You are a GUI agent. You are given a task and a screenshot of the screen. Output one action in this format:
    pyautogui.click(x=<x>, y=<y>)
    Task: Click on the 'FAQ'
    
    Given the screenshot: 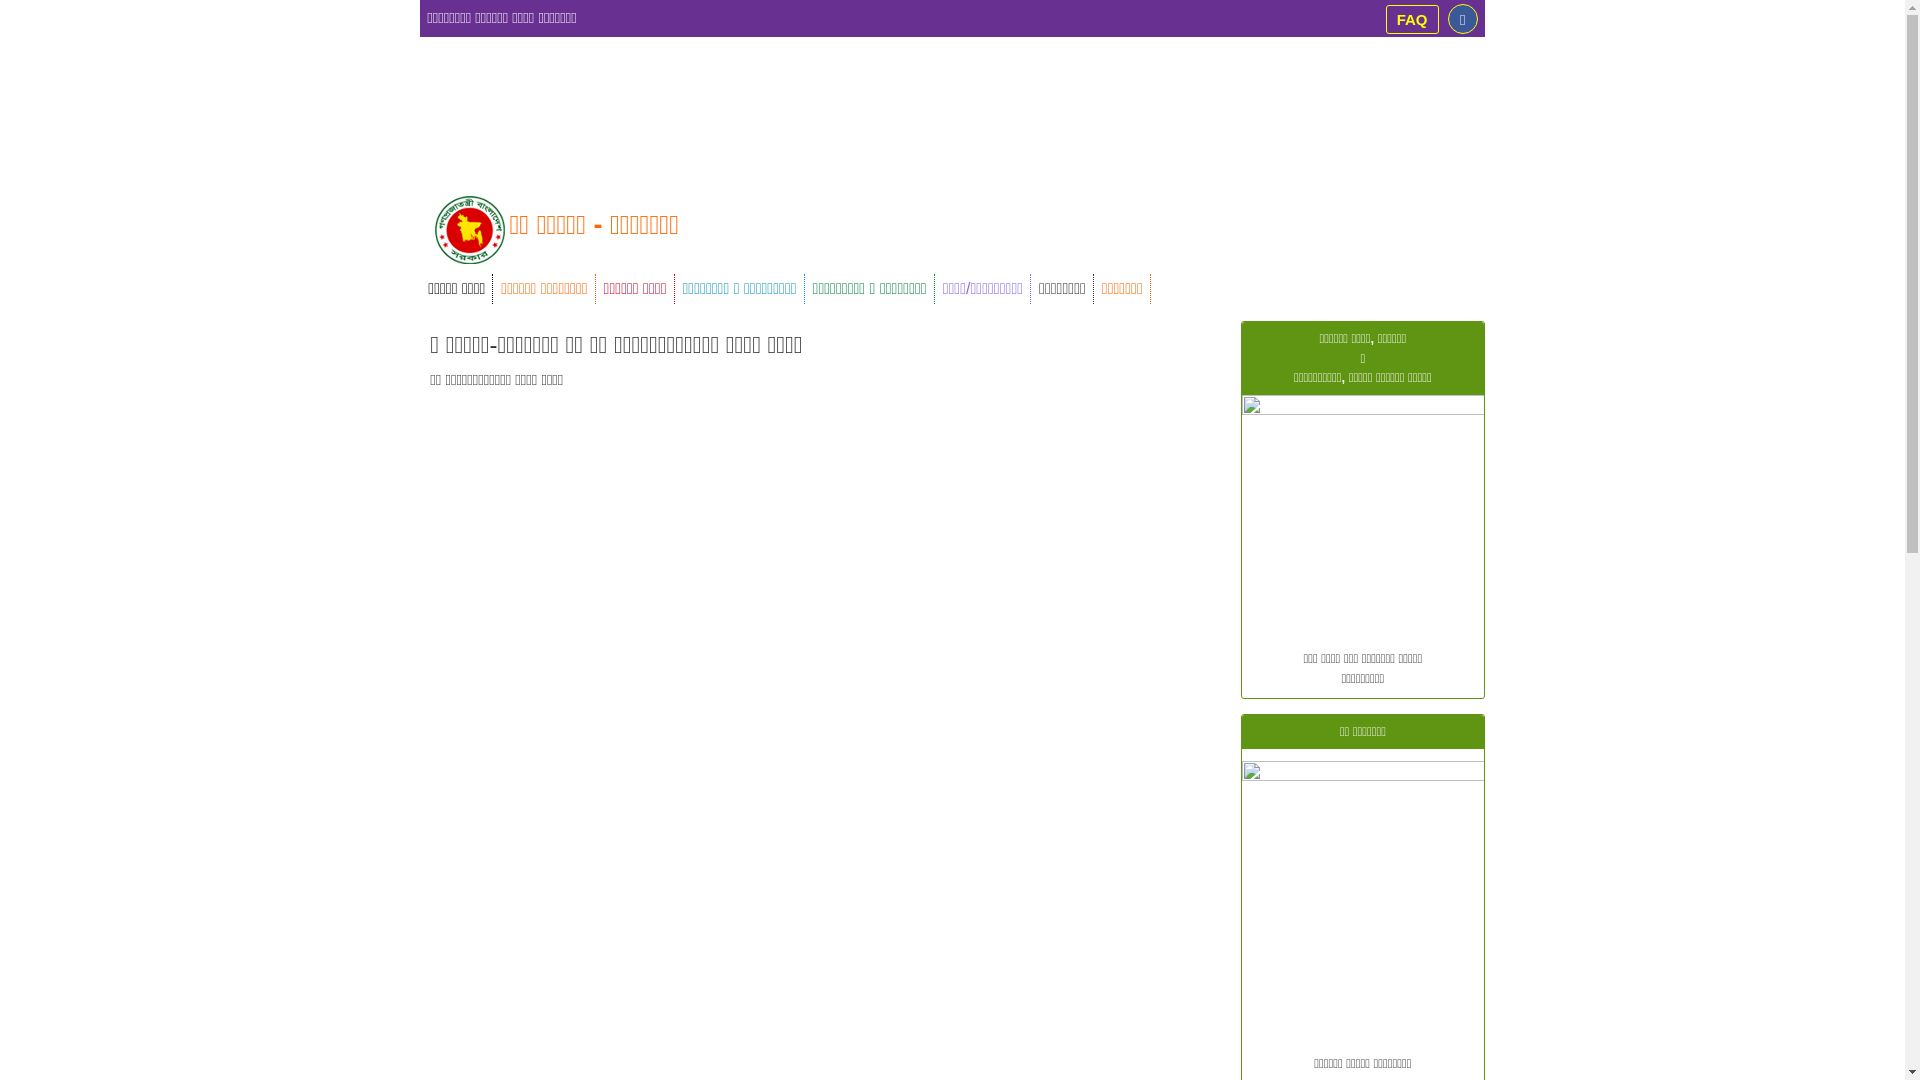 What is the action you would take?
    pyautogui.click(x=1411, y=19)
    